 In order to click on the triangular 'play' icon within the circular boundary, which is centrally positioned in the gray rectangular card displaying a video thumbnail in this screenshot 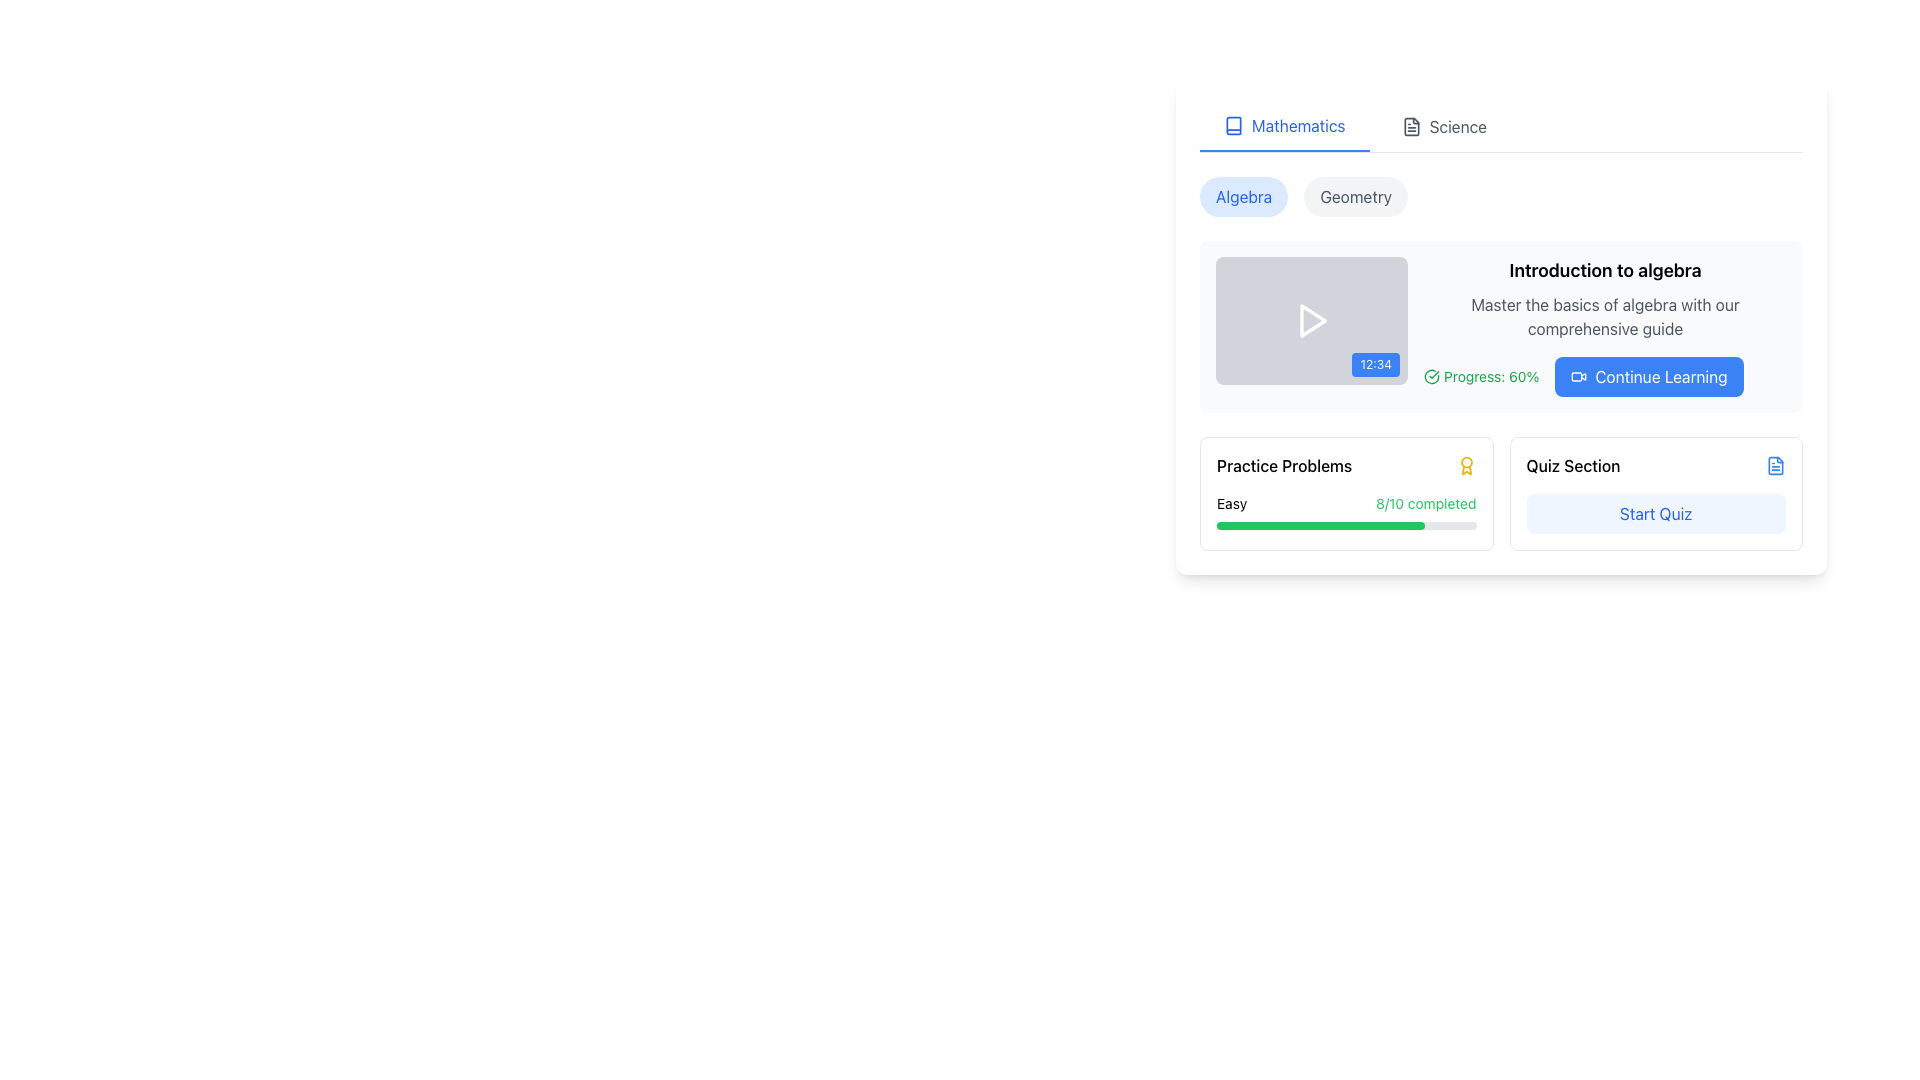, I will do `click(1311, 319)`.